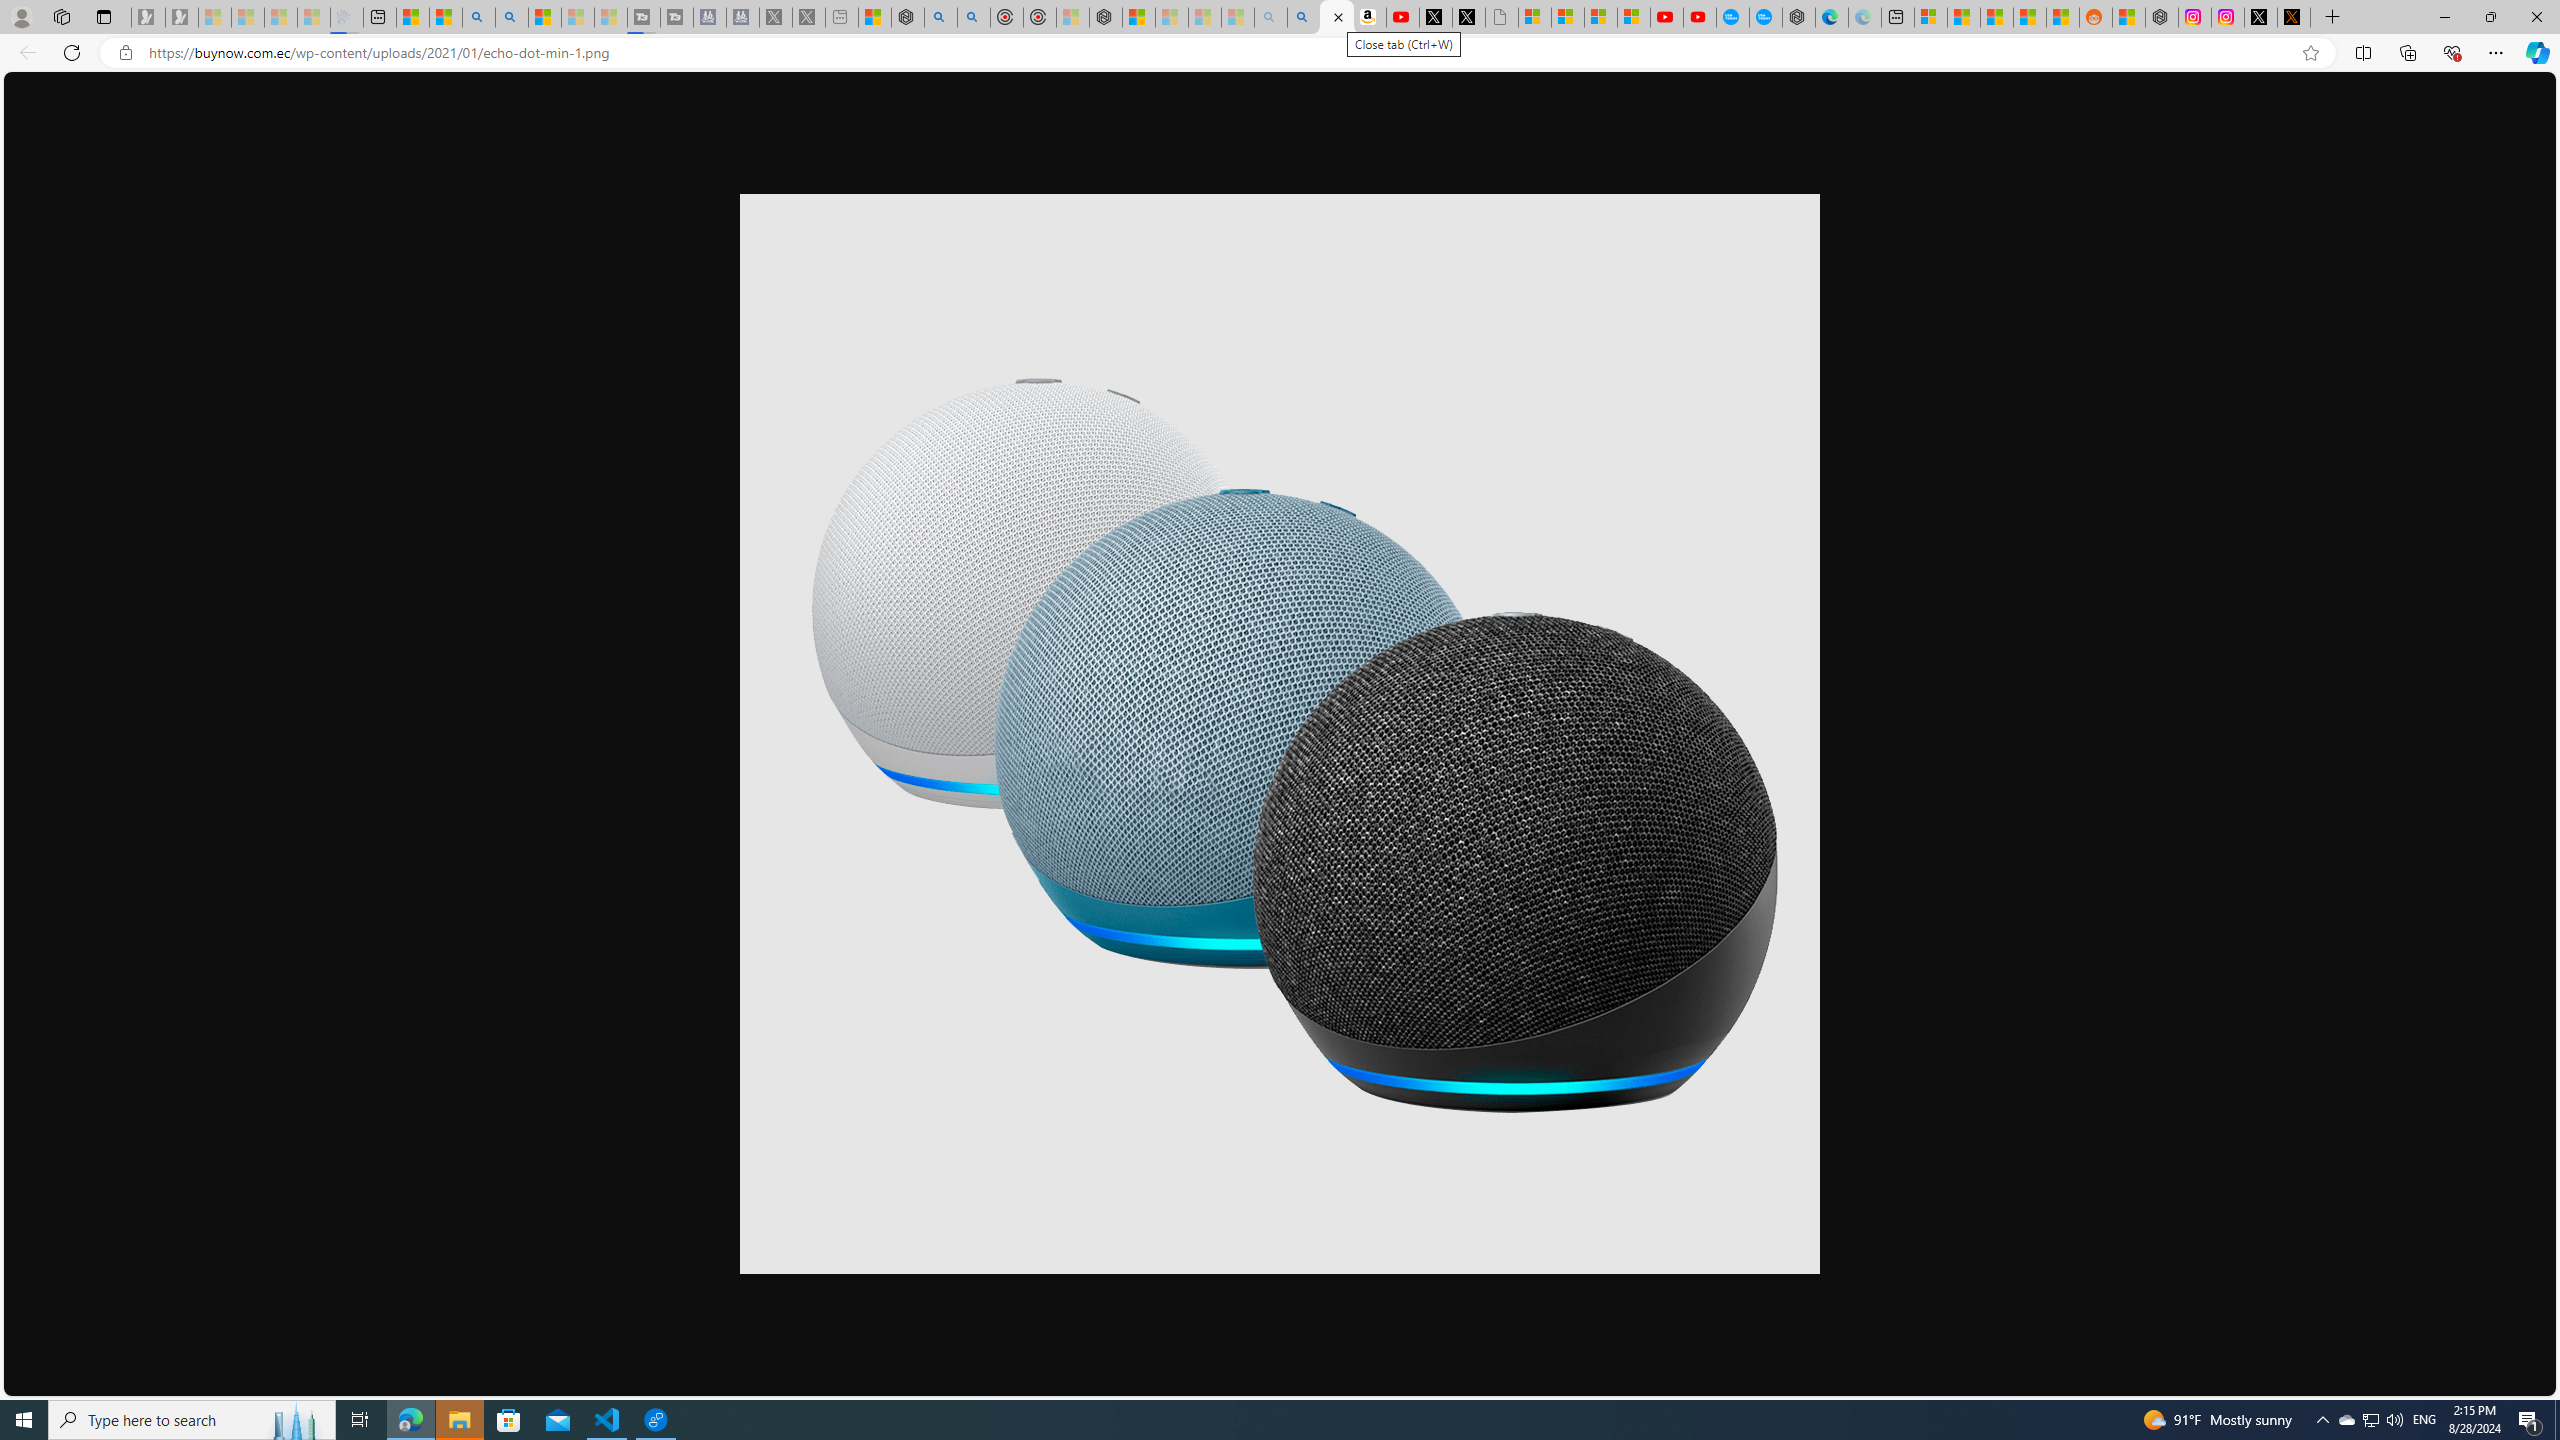 This screenshot has height=1440, width=2560. I want to click on 'Day 1: Arriving in Yemen (surreal to be here) - YouTube', so click(1402, 16).